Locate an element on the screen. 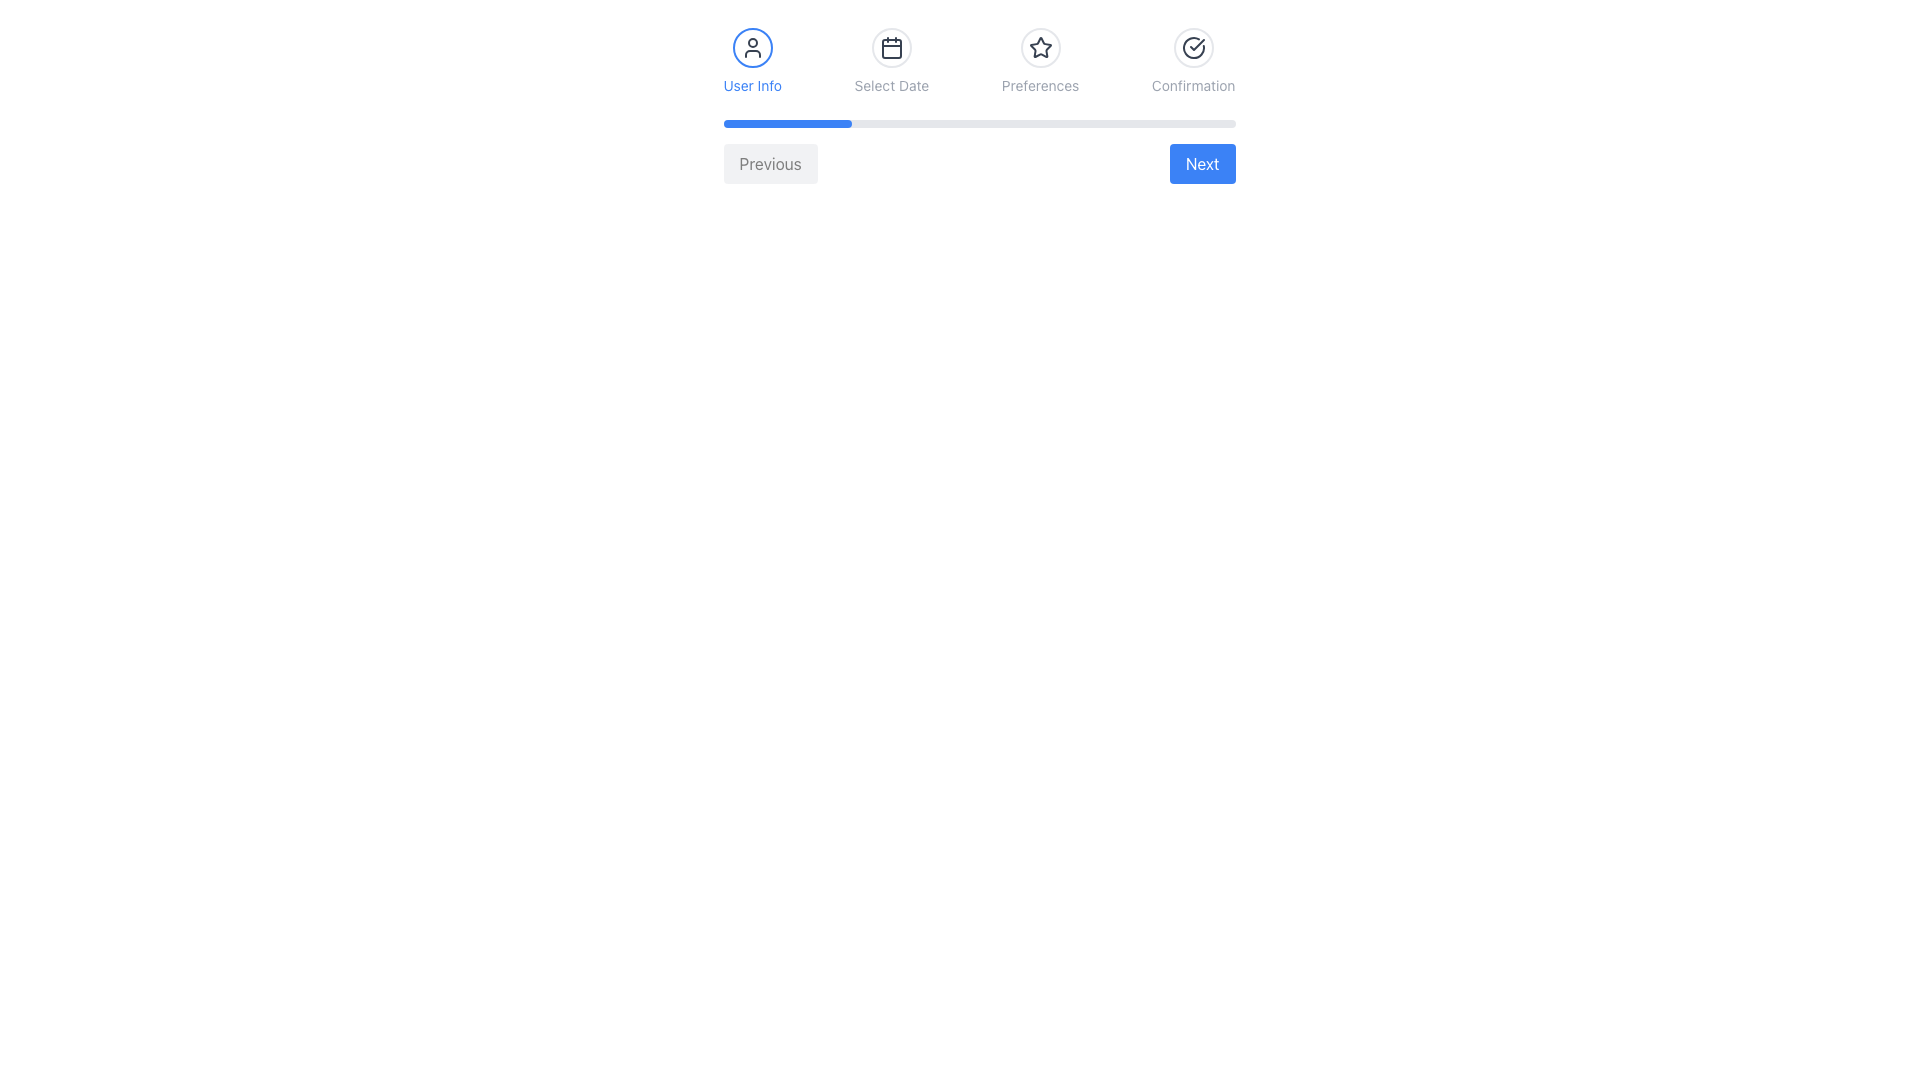 The width and height of the screenshot is (1920, 1080). the third Step Indicator labeled 'Preferences' in the progress bar is located at coordinates (1040, 60).